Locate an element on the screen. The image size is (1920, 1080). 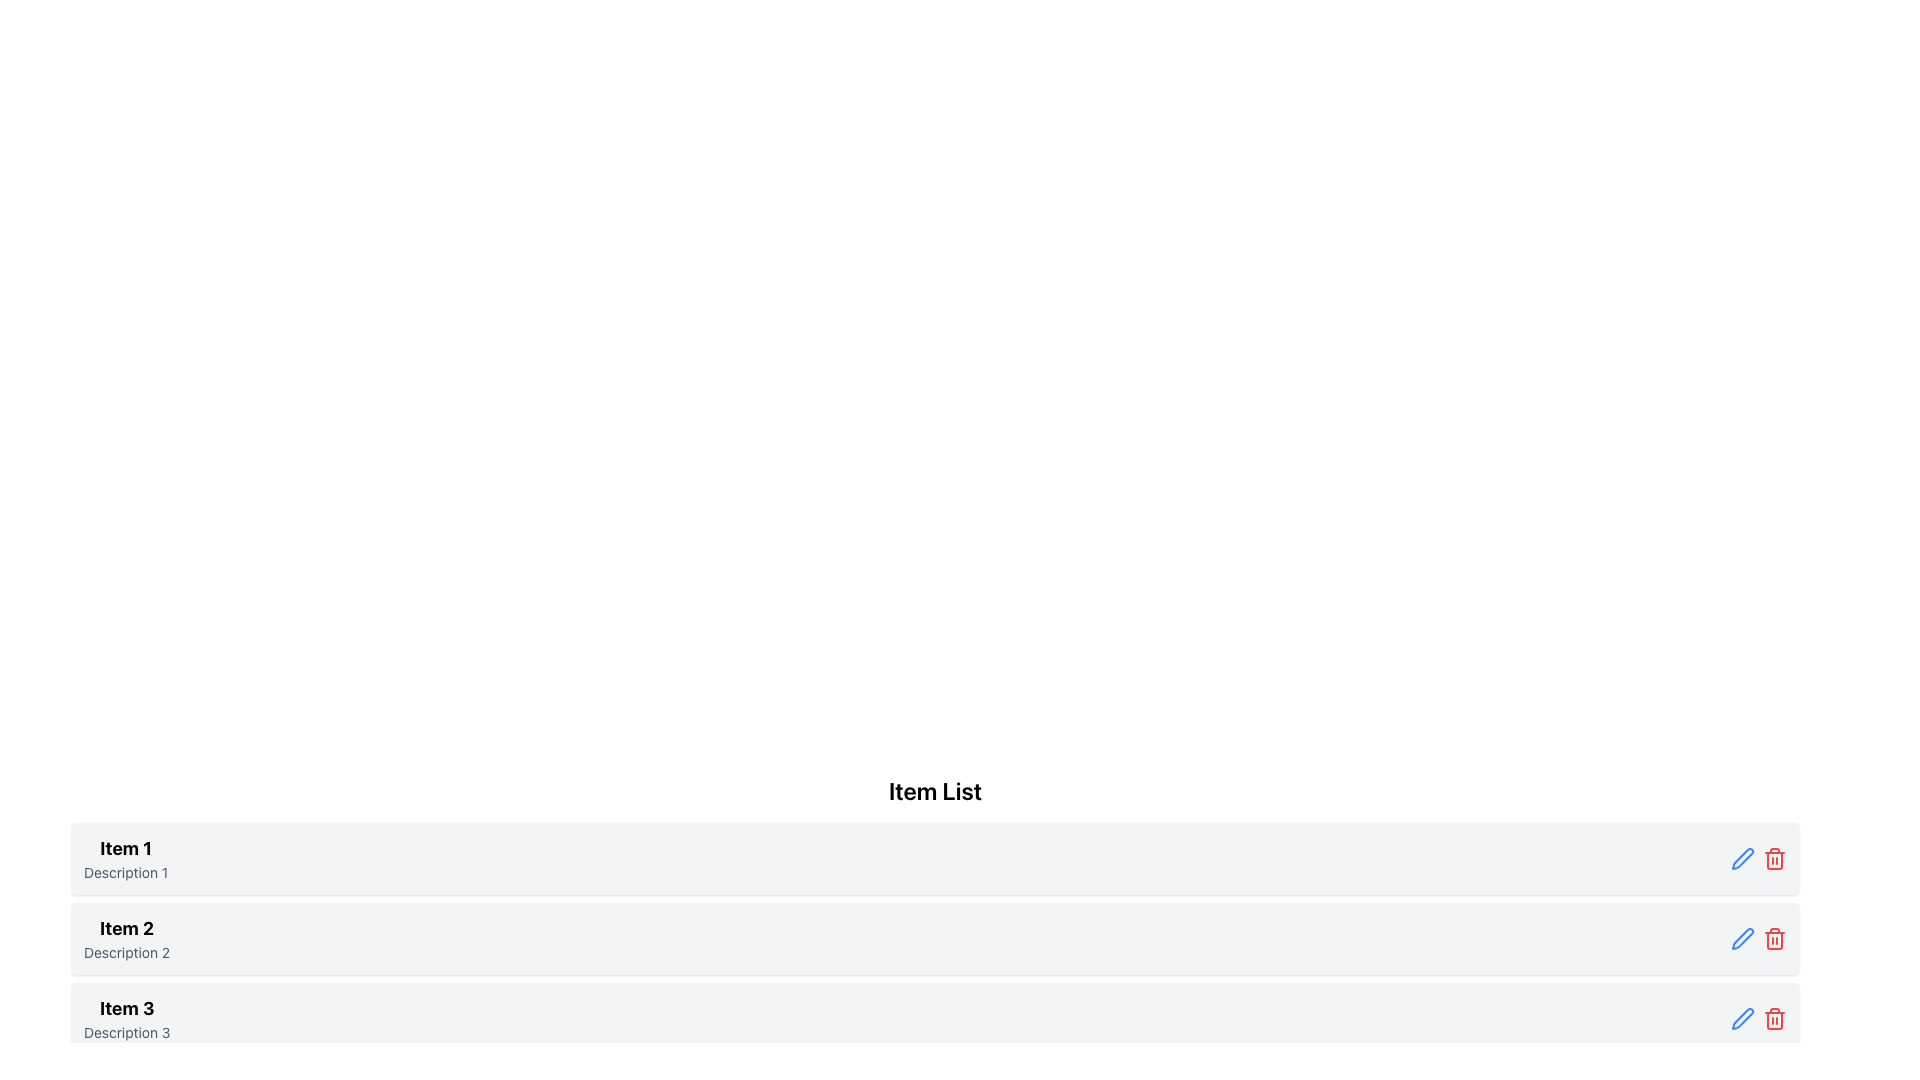
the static text label 'Description 2' located below 'Item 2' in the list is located at coordinates (126, 951).